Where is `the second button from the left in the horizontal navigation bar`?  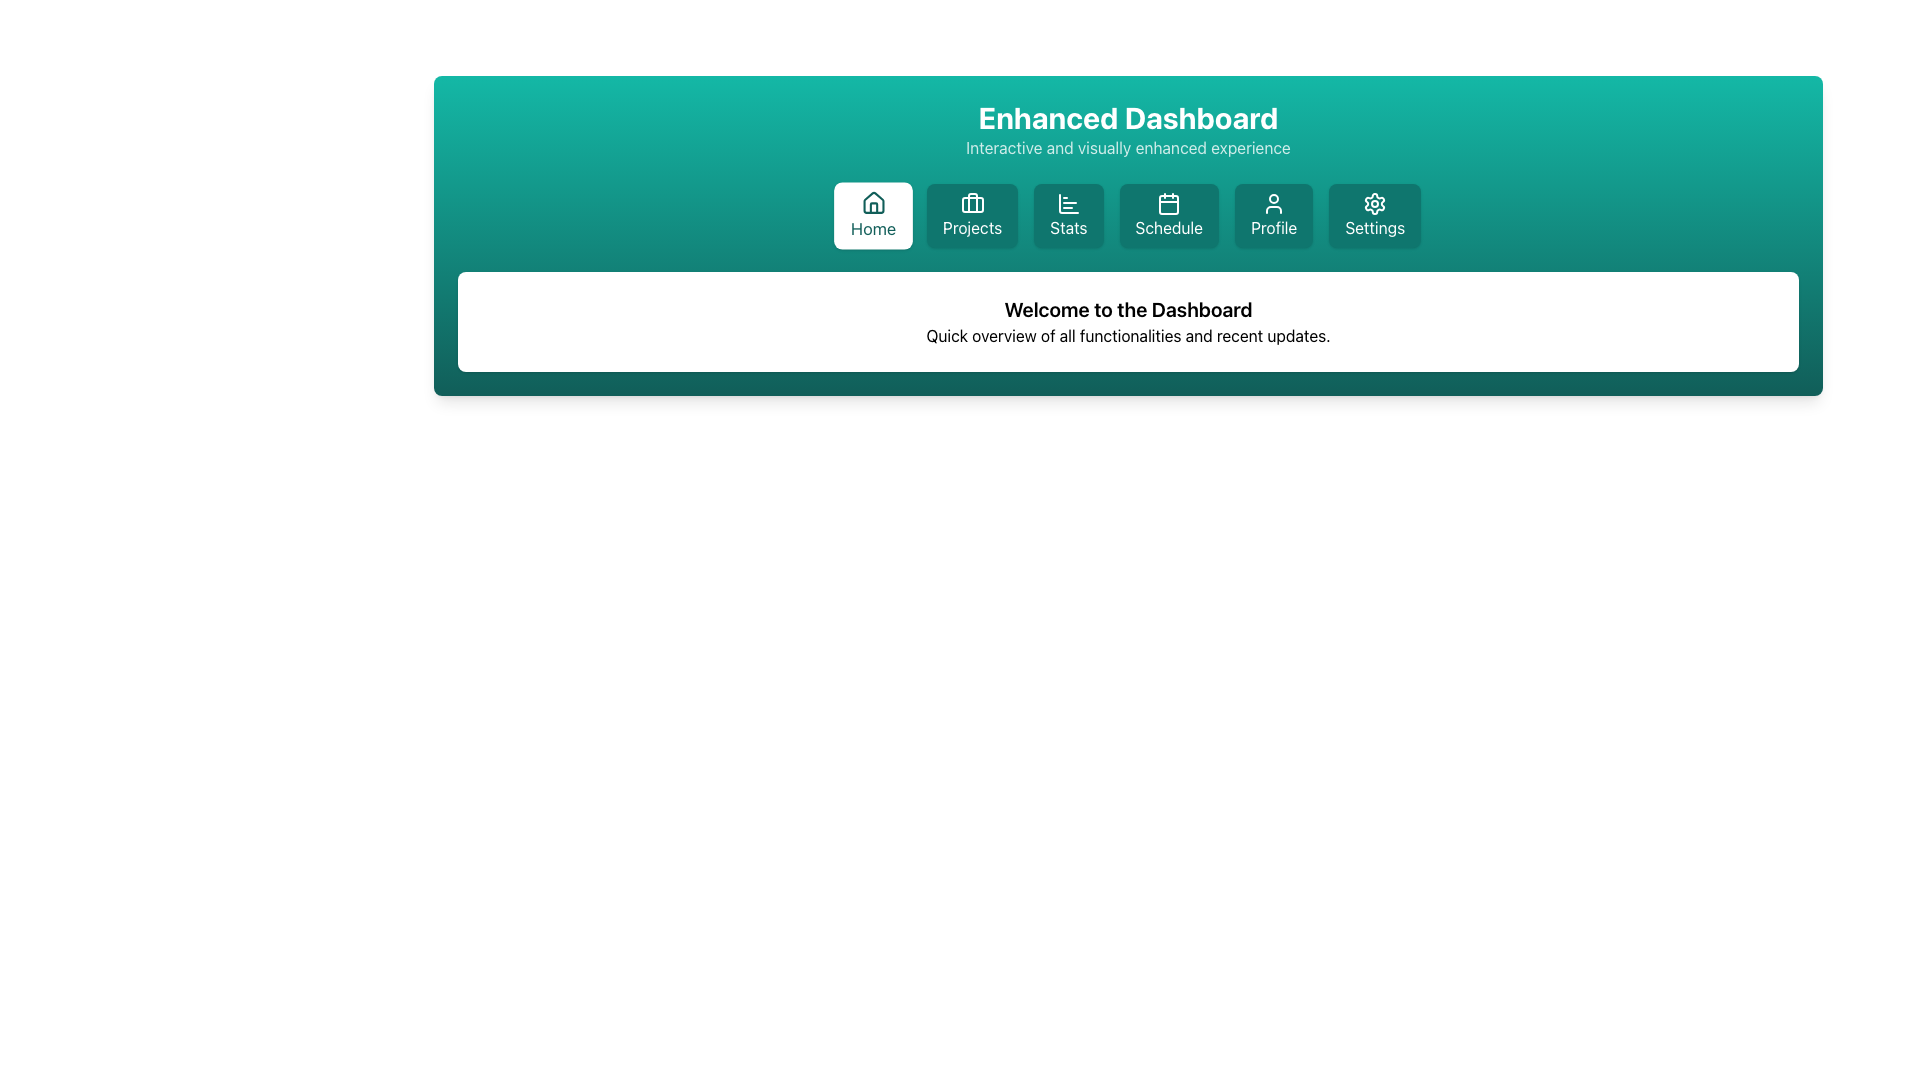
the second button from the left in the horizontal navigation bar is located at coordinates (972, 216).